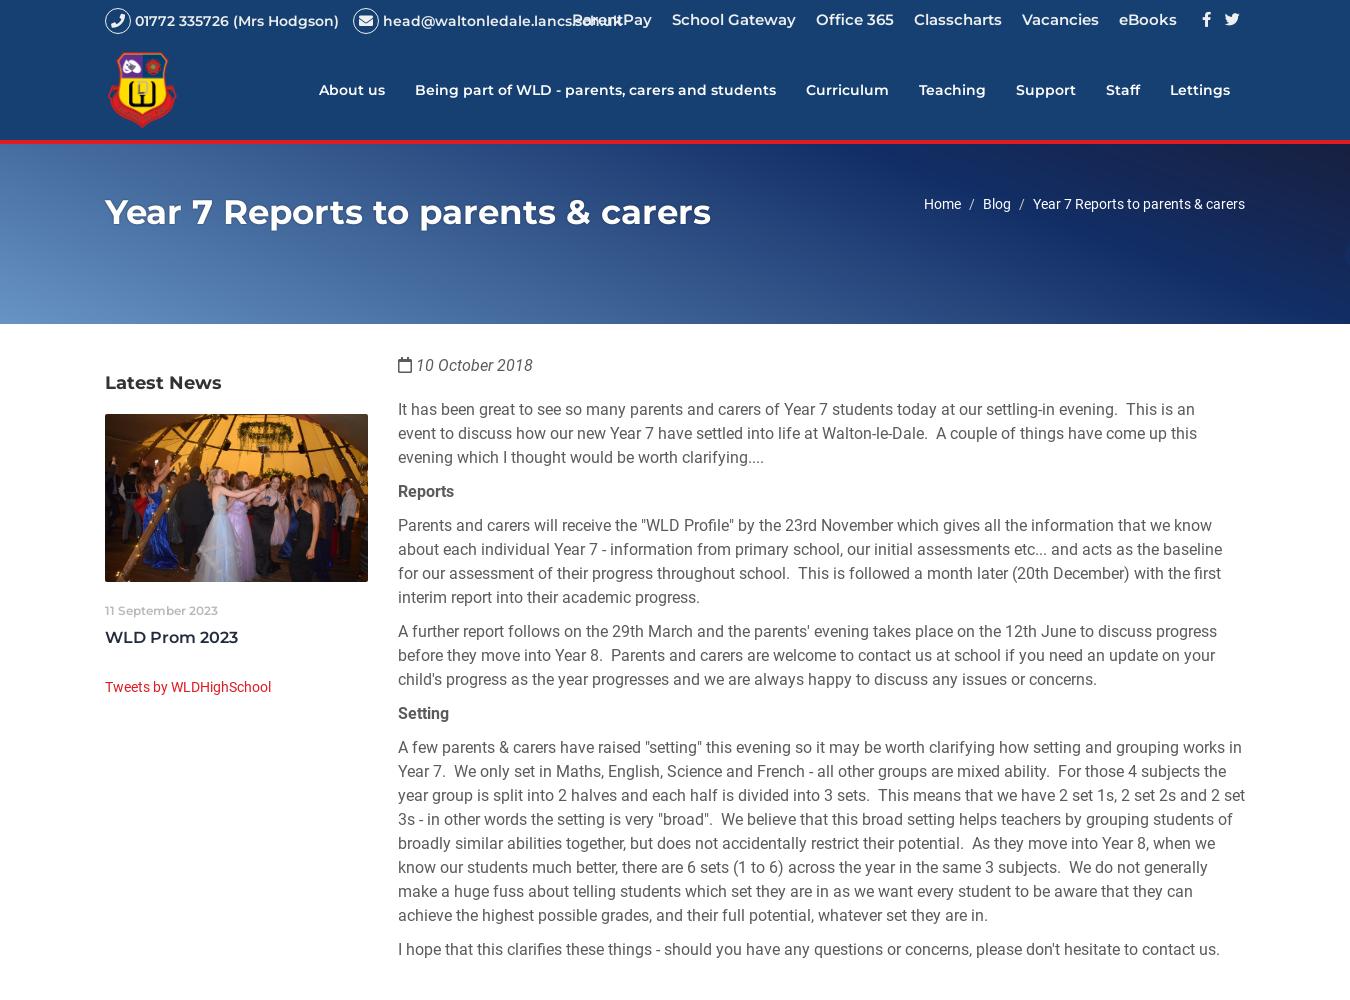 Image resolution: width=1350 pixels, height=1000 pixels. Describe the element at coordinates (163, 383) in the screenshot. I see `'Latest News'` at that location.